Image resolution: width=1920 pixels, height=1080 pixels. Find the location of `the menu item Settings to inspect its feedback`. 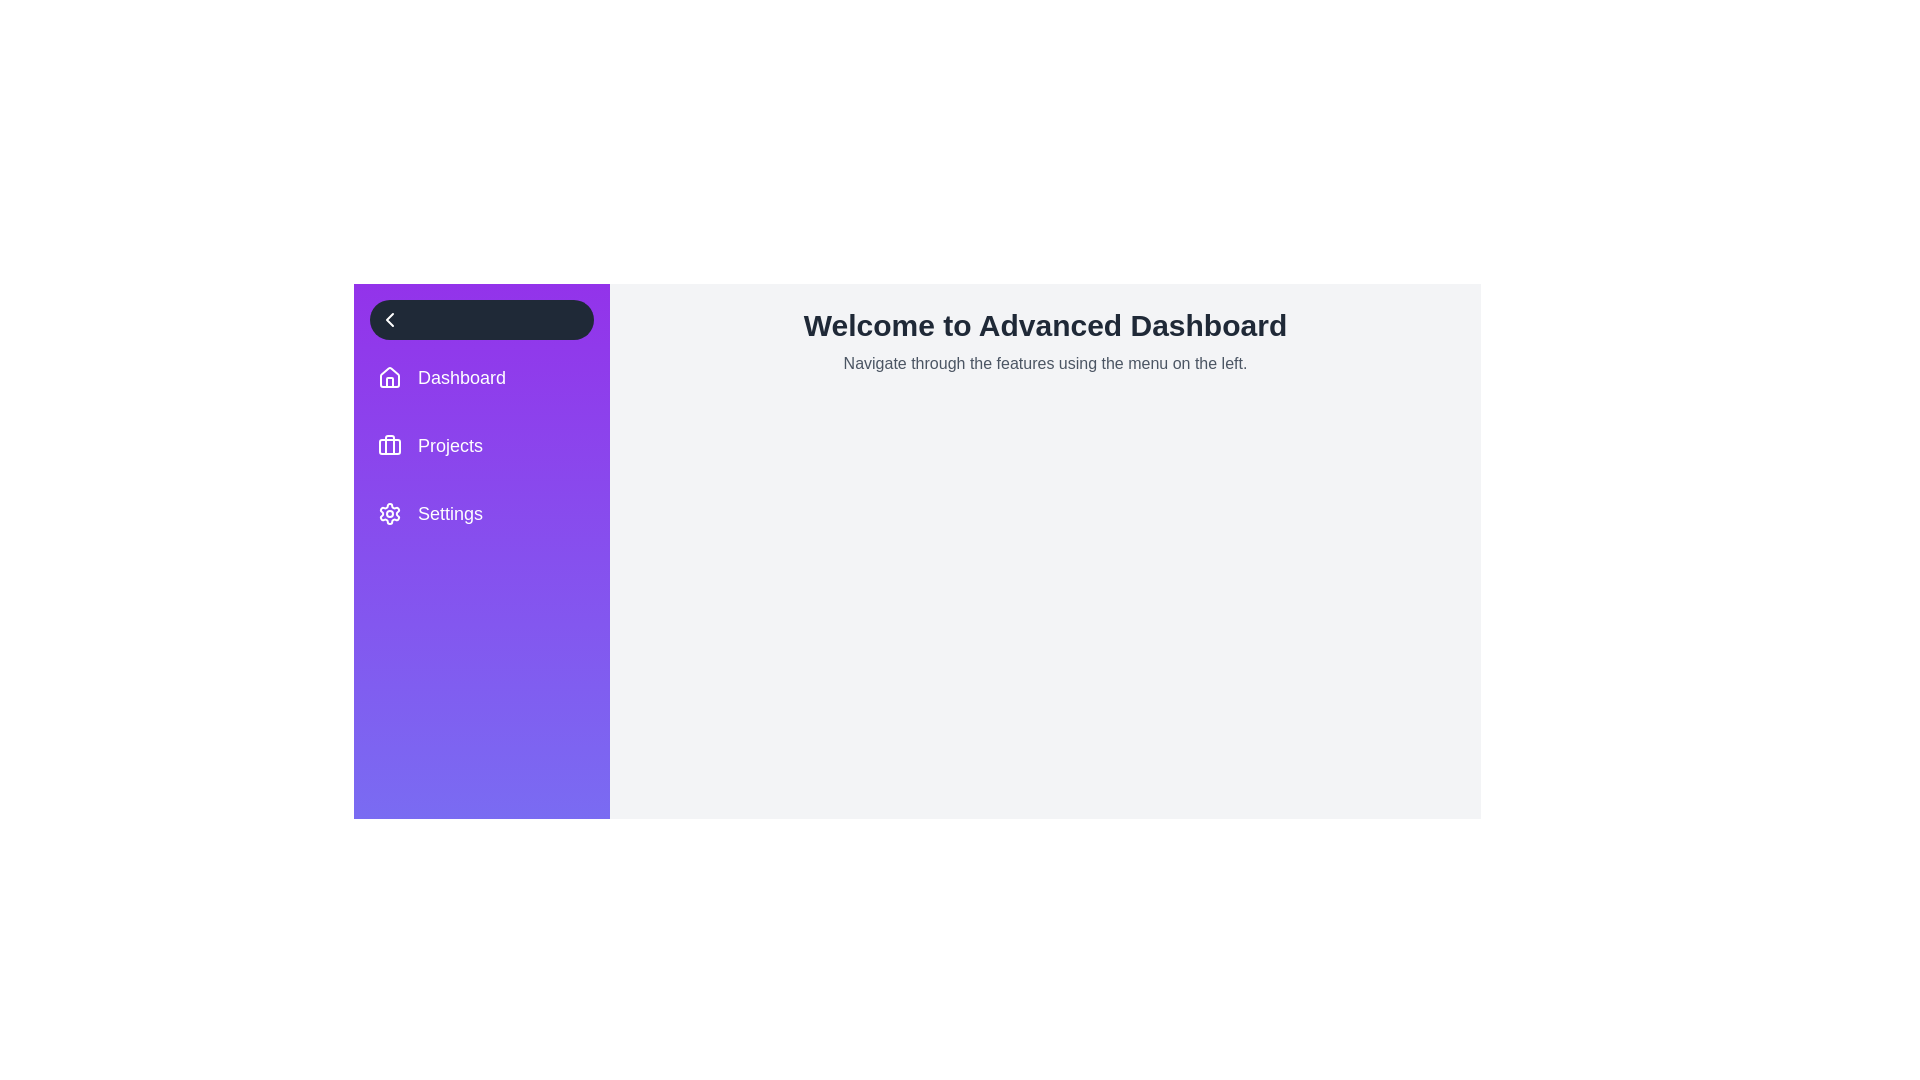

the menu item Settings to inspect its feedback is located at coordinates (481, 512).